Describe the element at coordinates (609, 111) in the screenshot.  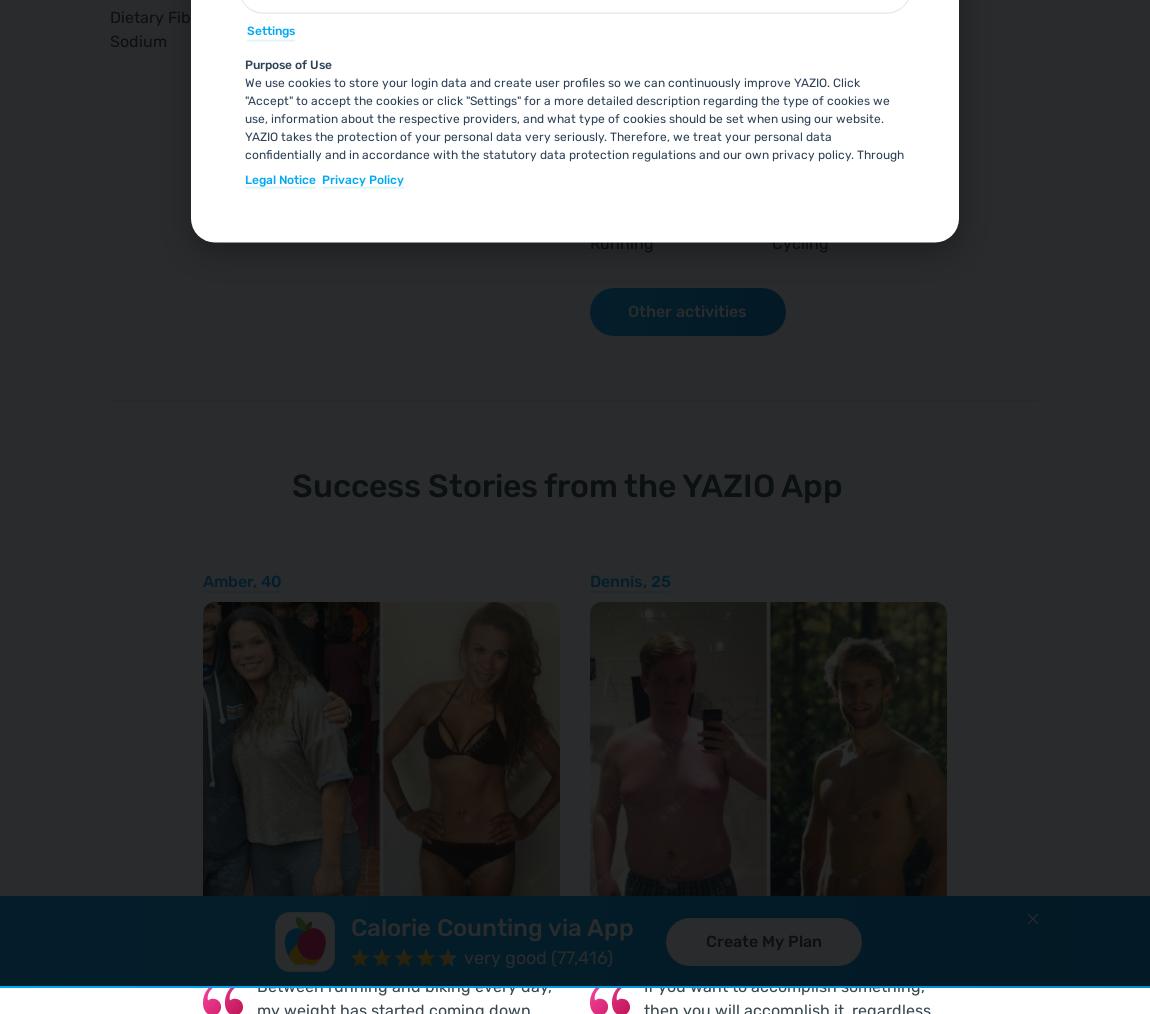
I see `'Steps'` at that location.